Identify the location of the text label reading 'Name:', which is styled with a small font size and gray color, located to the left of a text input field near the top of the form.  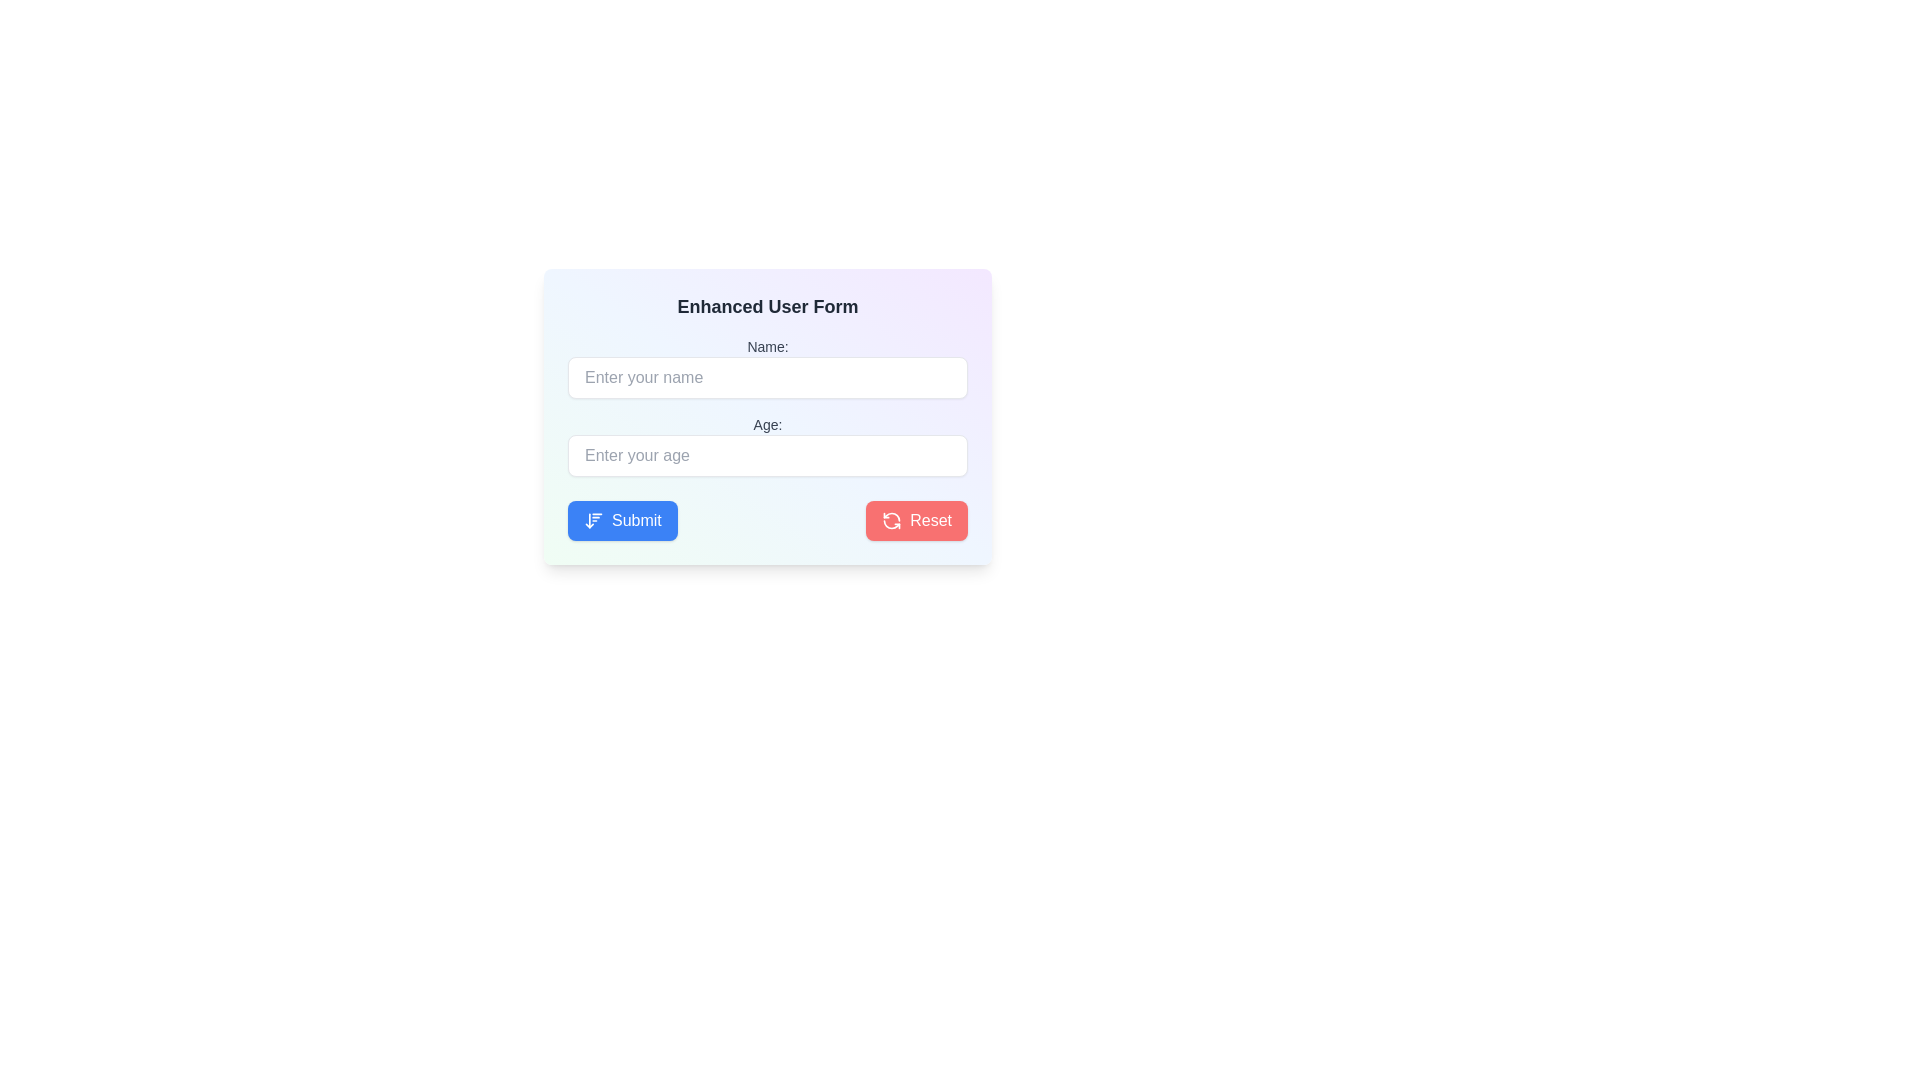
(767, 346).